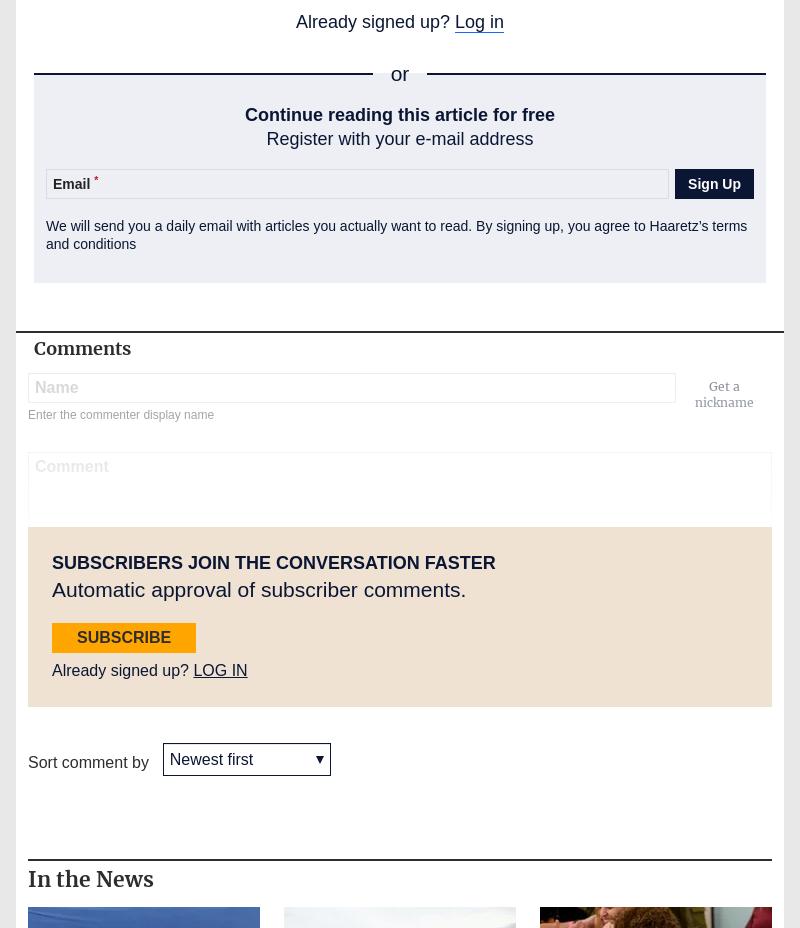  Describe the element at coordinates (51, 560) in the screenshot. I see `'SUBSCRIBERS JOIN THE CONVERSATION FASTER'` at that location.